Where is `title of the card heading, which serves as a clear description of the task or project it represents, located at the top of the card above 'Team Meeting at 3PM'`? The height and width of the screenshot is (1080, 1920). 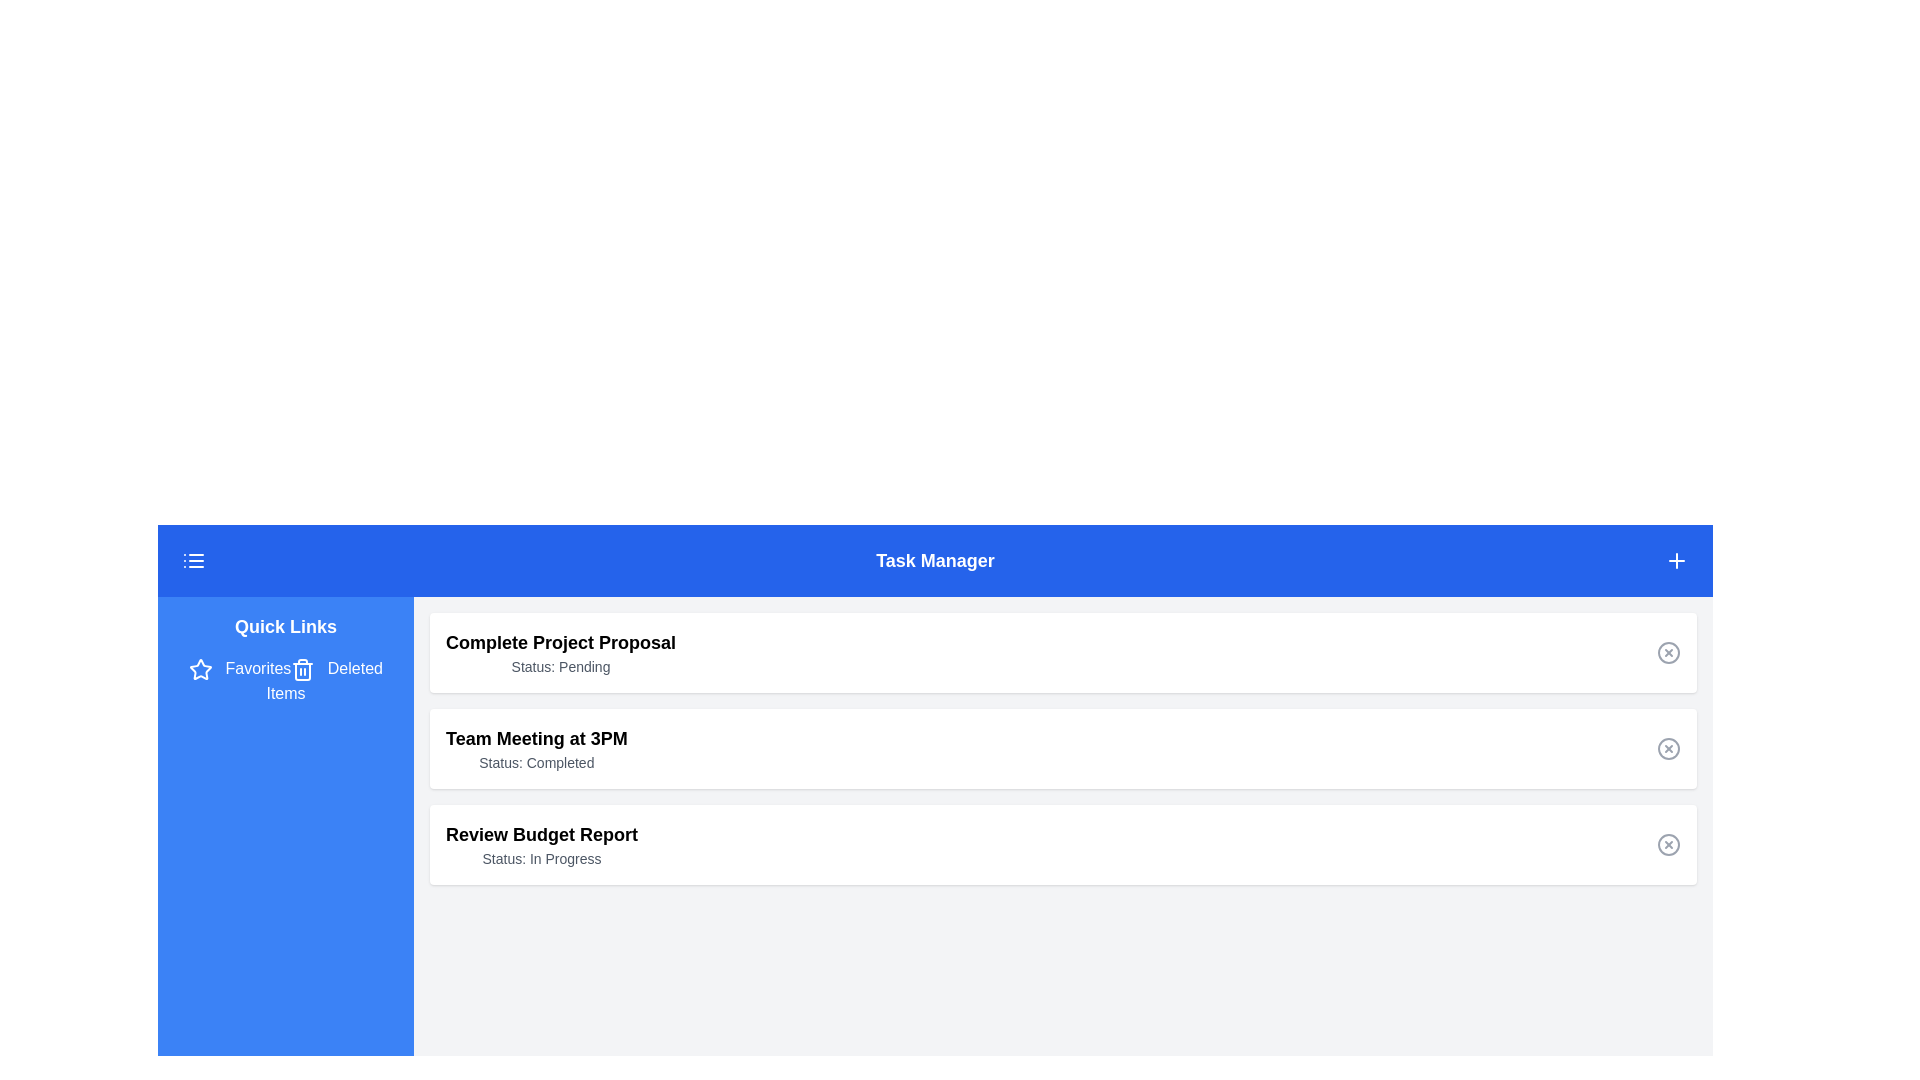 title of the card heading, which serves as a clear description of the task or project it represents, located at the top of the card above 'Team Meeting at 3PM' is located at coordinates (560, 643).